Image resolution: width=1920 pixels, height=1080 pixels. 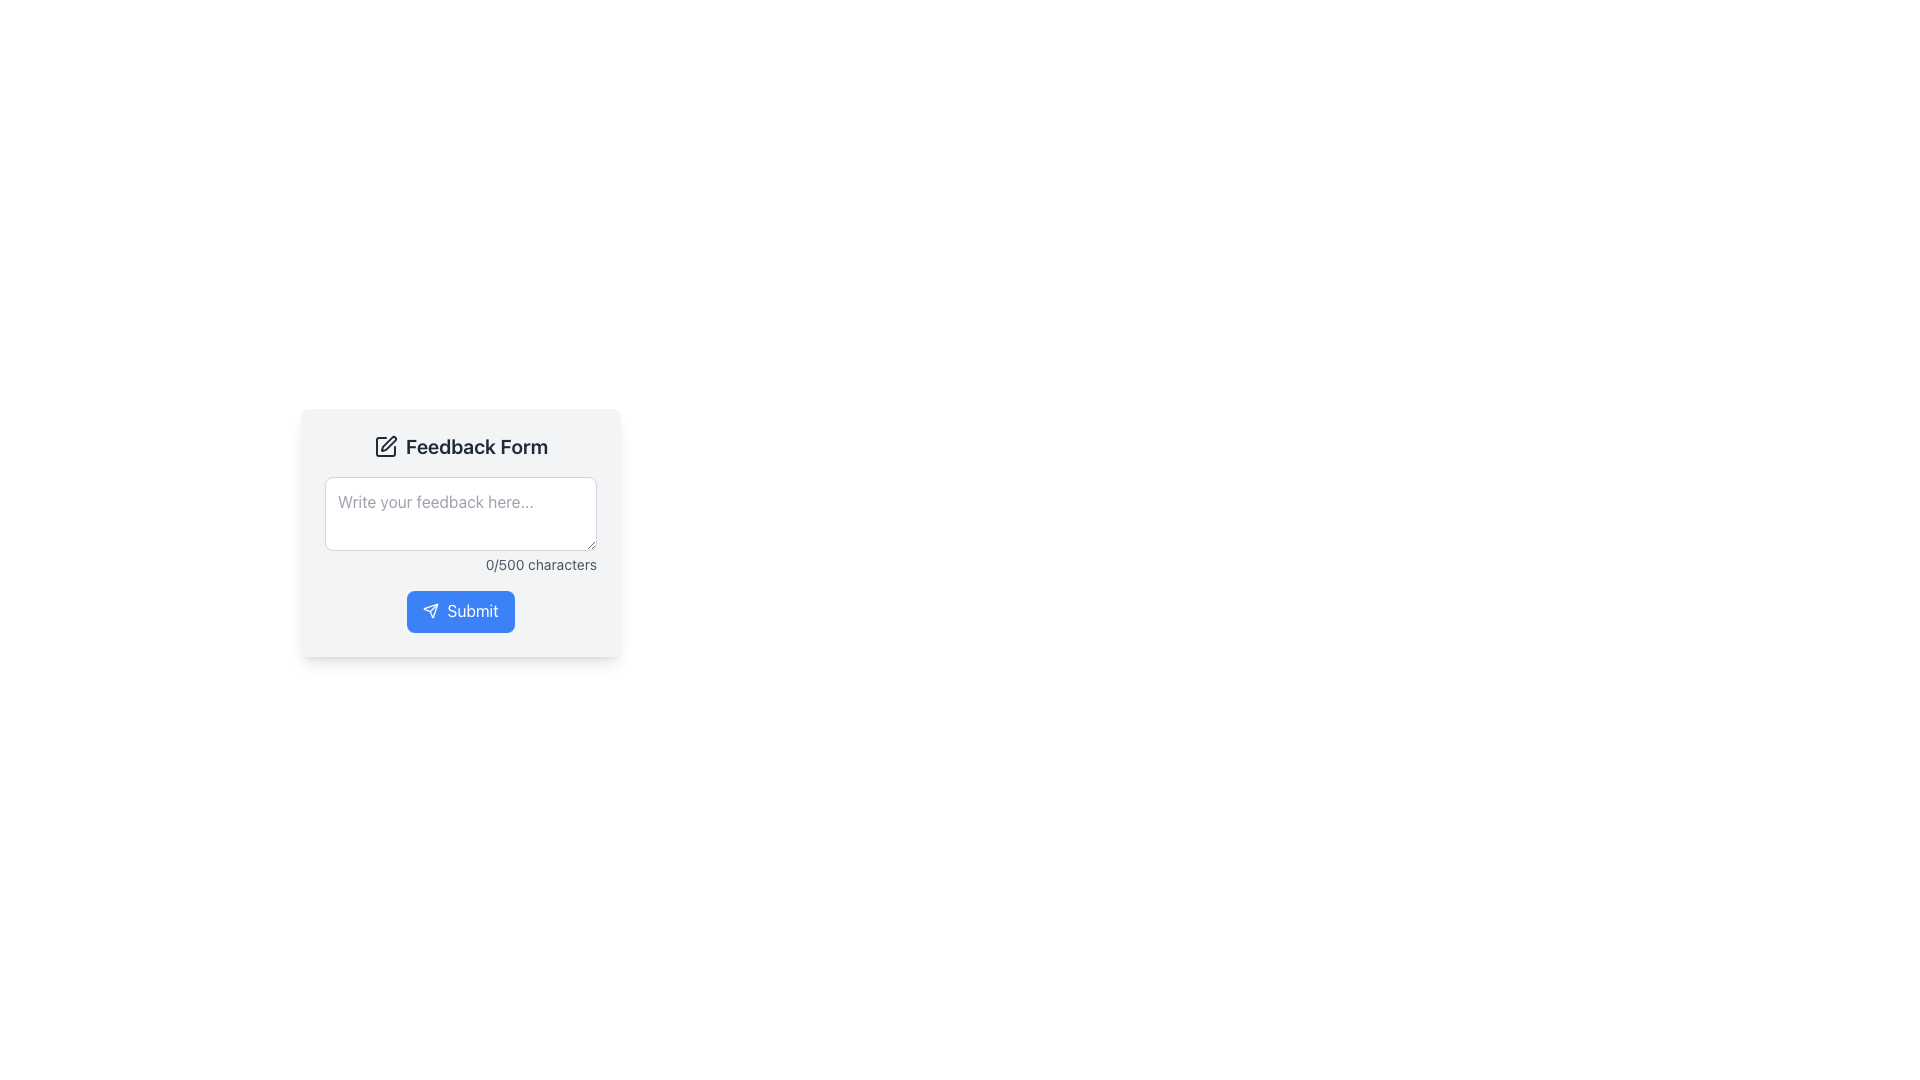 I want to click on the 'Feedback Form' header which provides context for the feedback form beneath it, so click(x=459, y=446).